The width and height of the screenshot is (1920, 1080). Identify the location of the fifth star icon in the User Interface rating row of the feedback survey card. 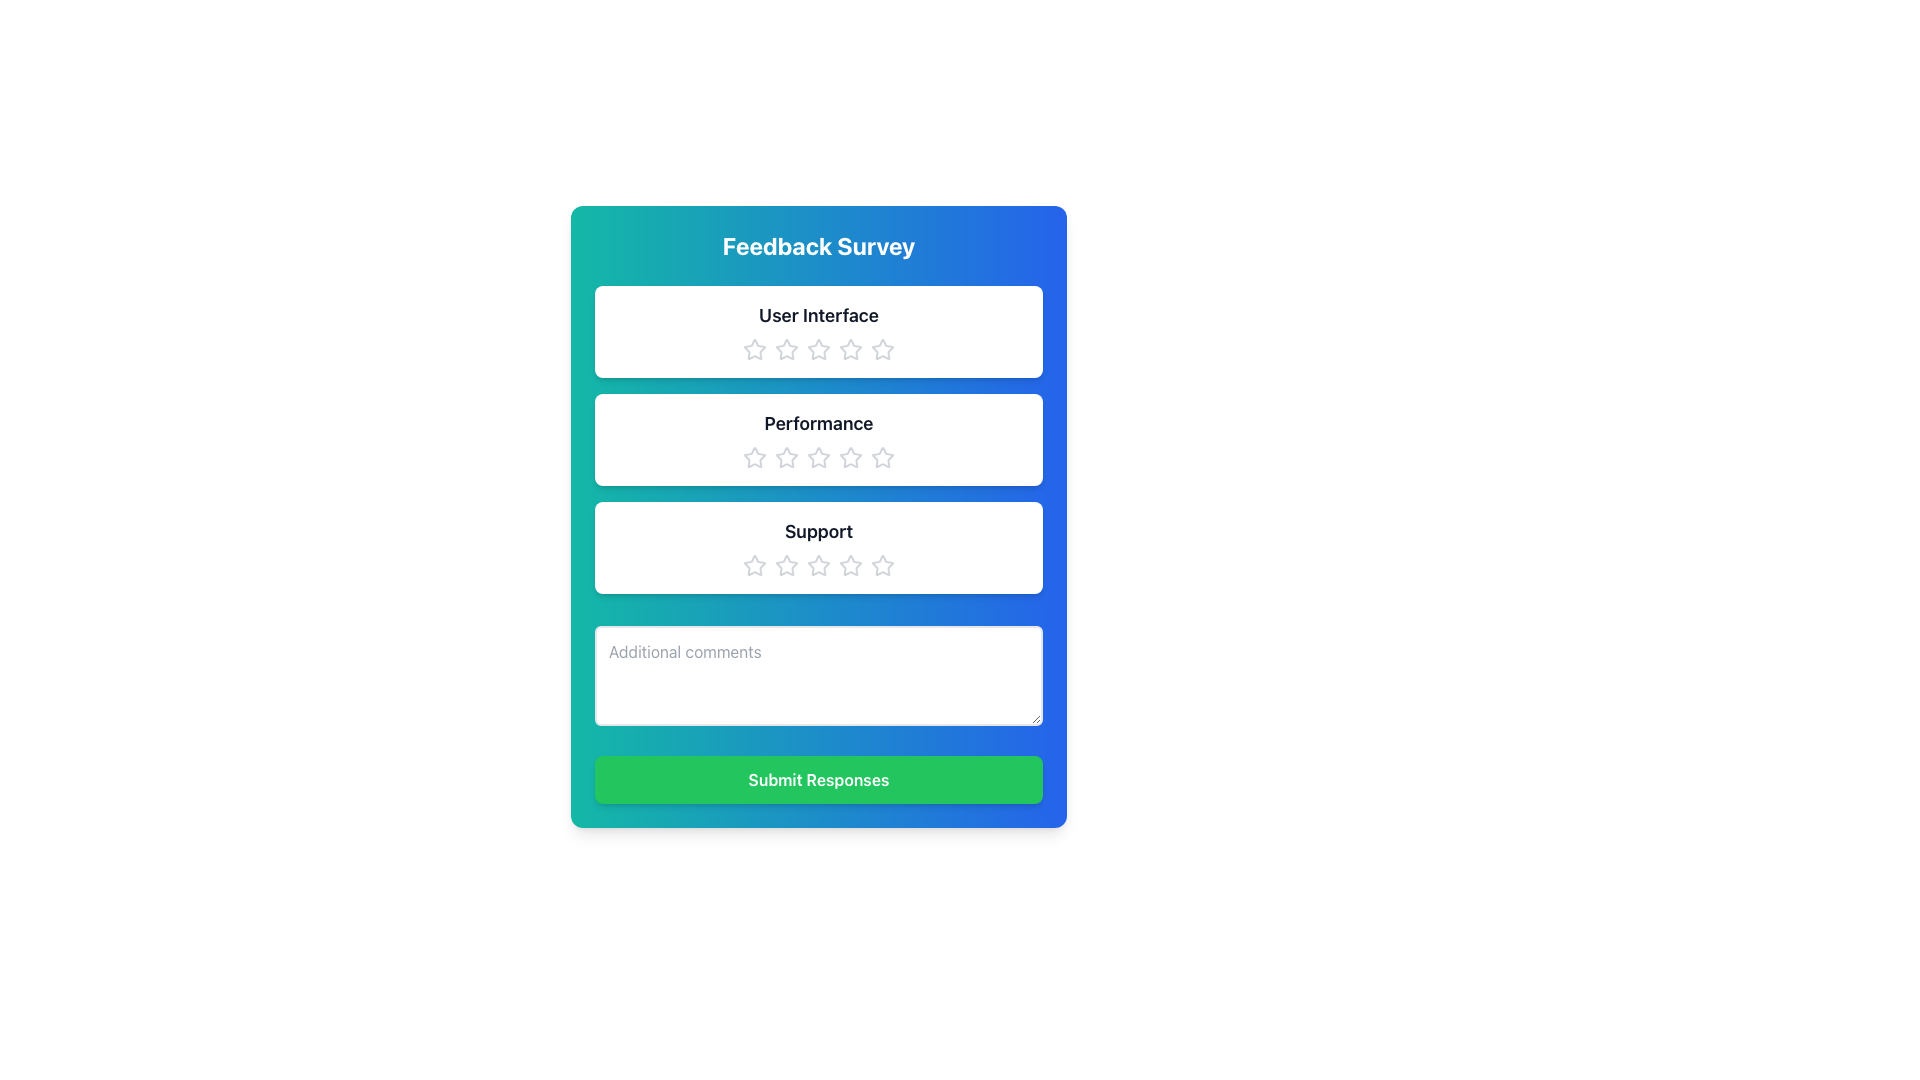
(819, 349).